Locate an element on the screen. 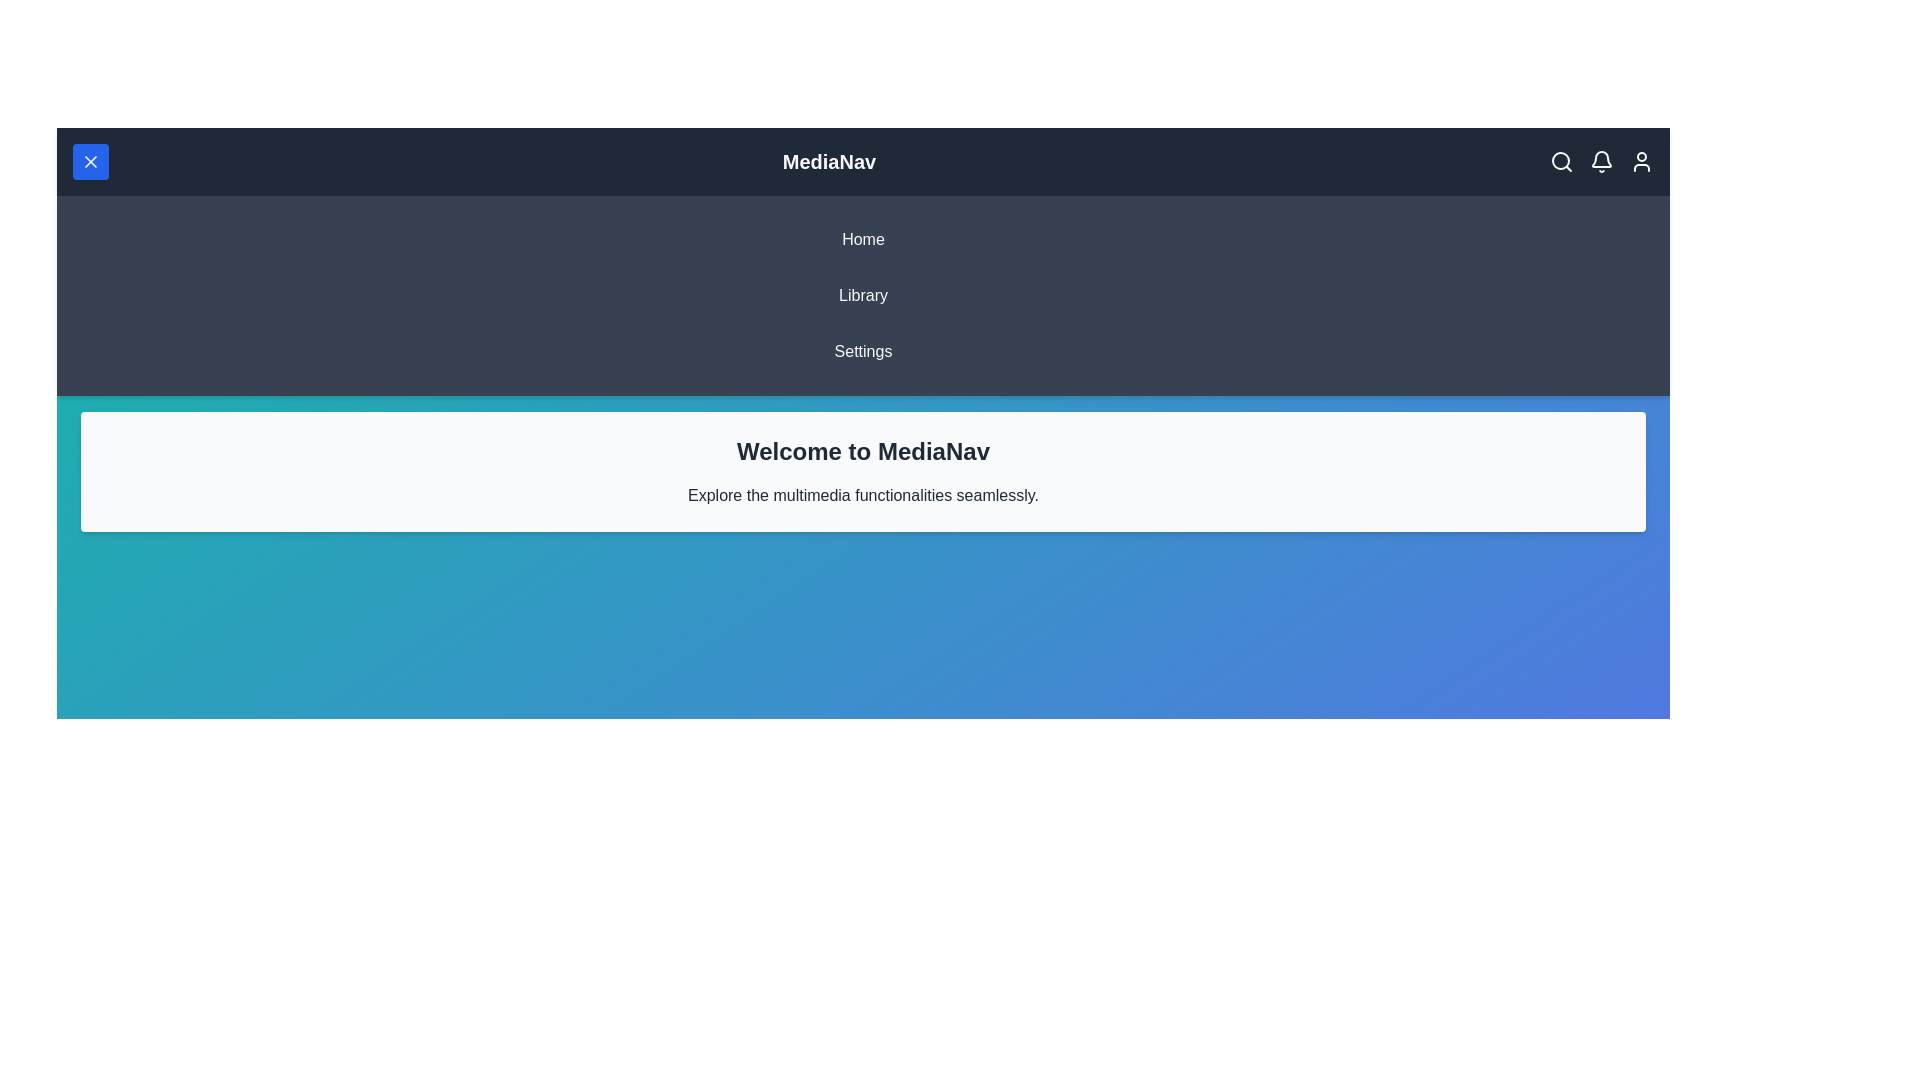 This screenshot has height=1080, width=1920. the toggle button at the top left corner to toggle the sidebar visibility is located at coordinates (90, 161).